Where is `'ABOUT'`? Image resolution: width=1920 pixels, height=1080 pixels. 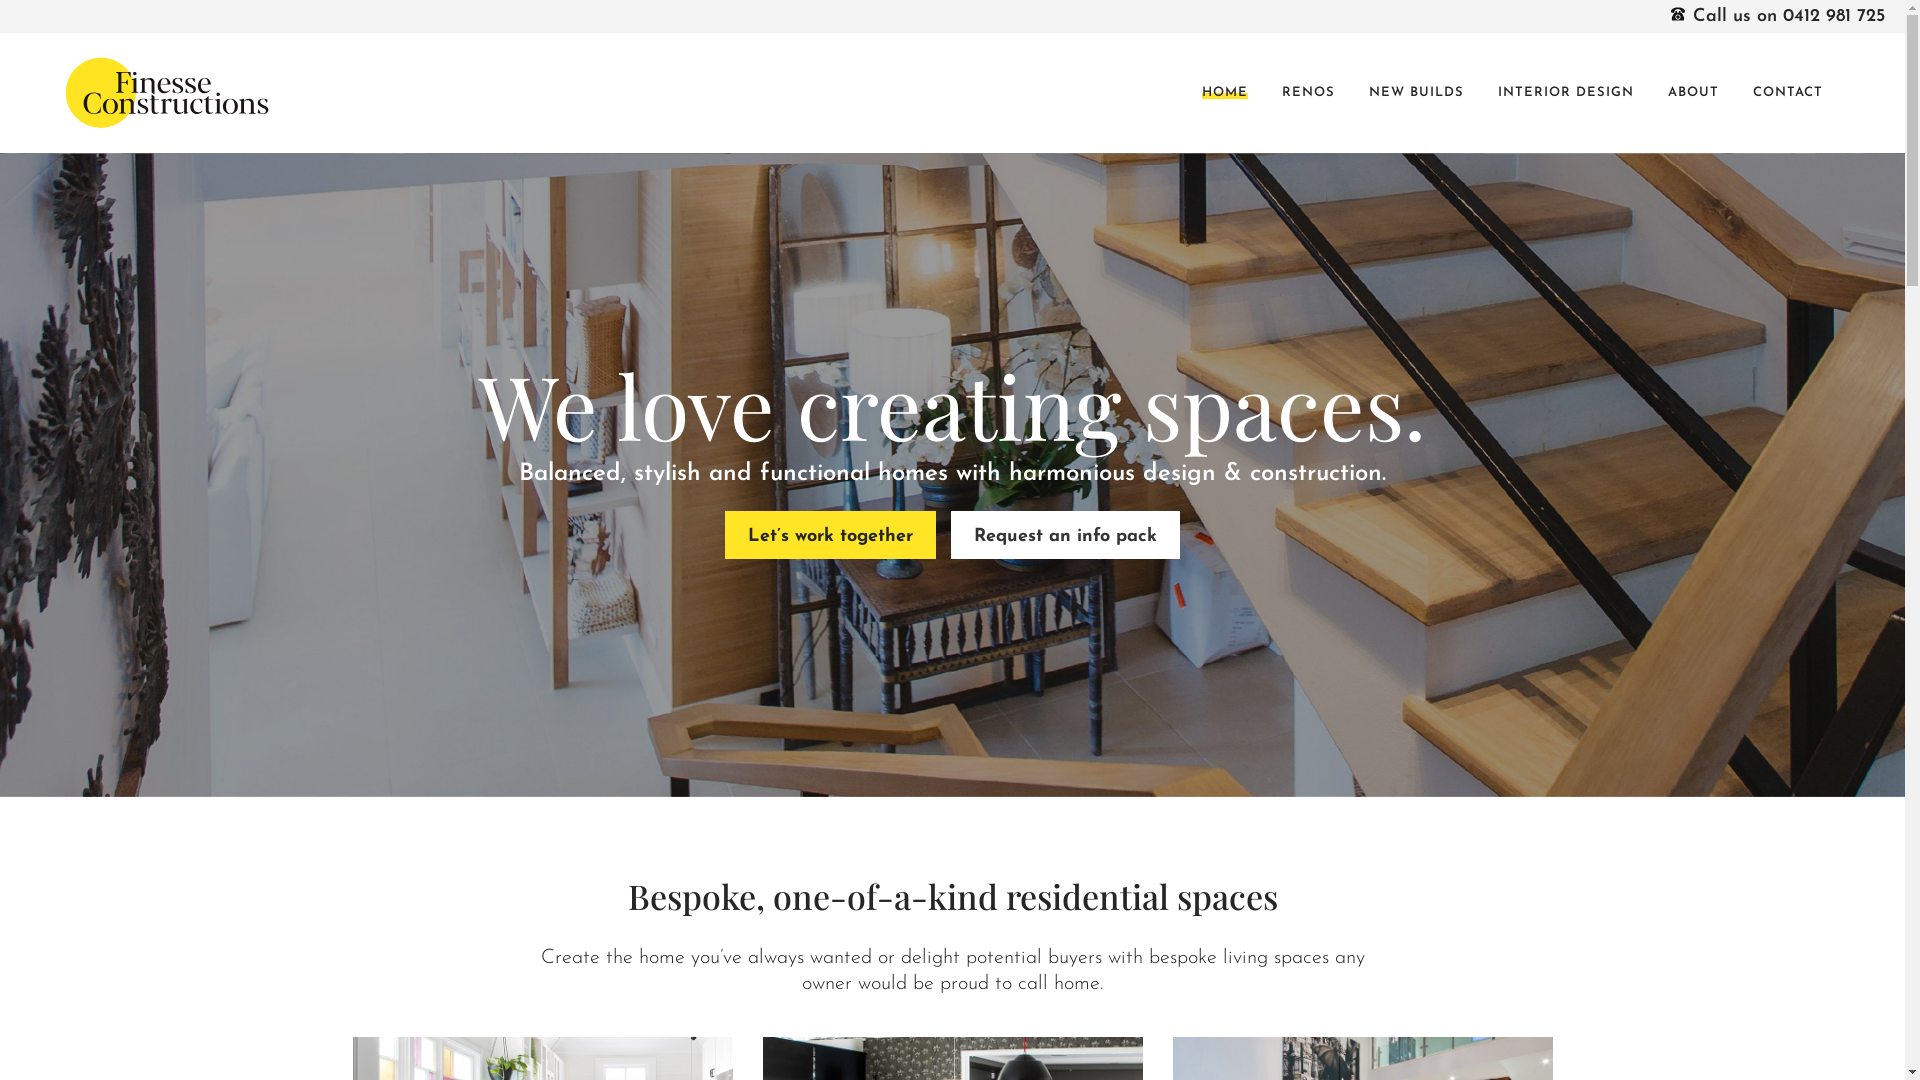 'ABOUT' is located at coordinates (1692, 92).